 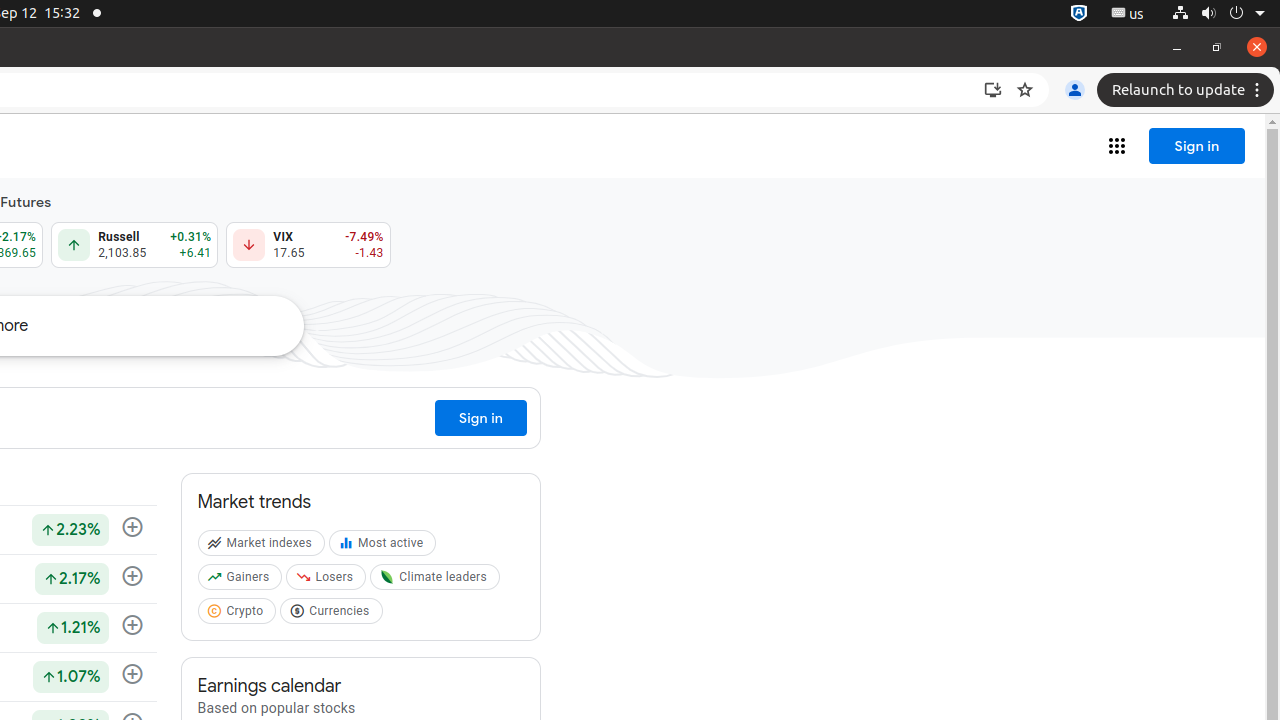 I want to click on 'Google apps', so click(x=1116, y=145).